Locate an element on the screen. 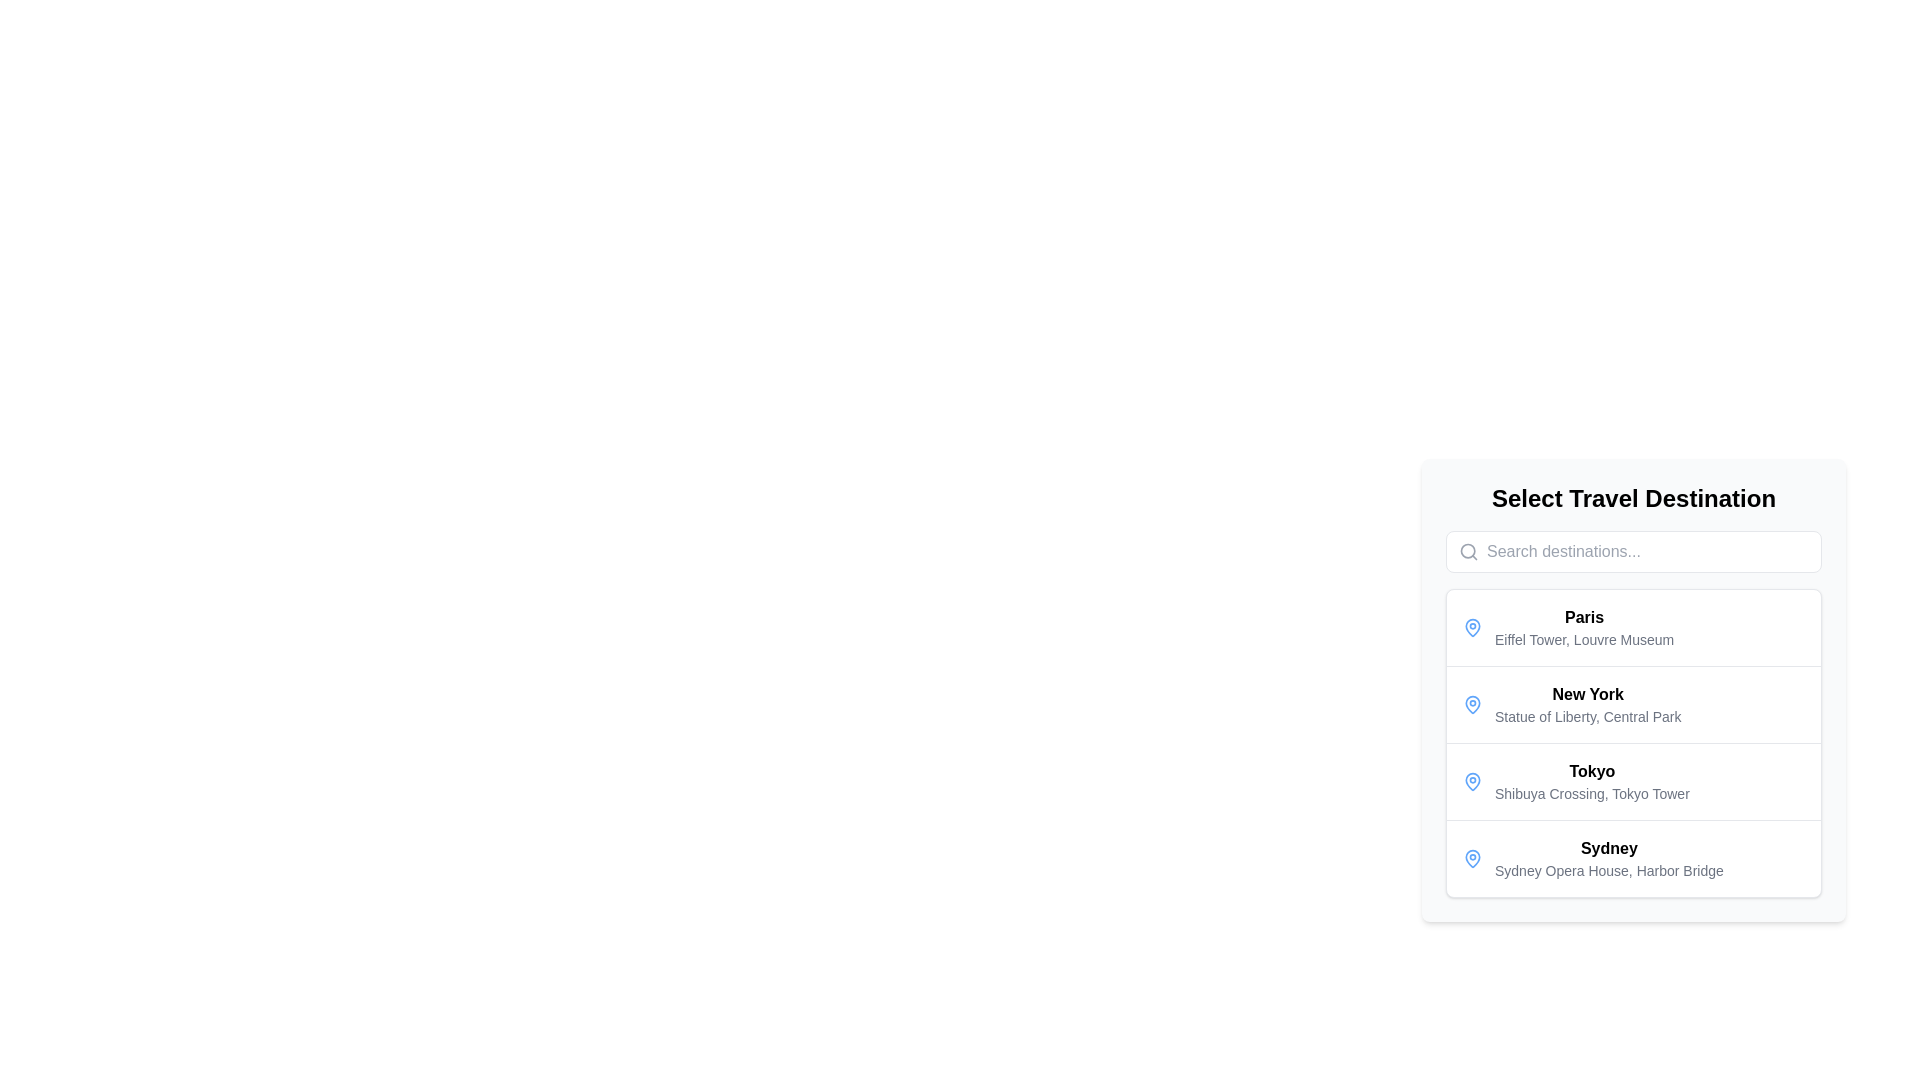  bold-text label displaying 'Paris' located at the top of the Paris entry in the travel destinations list is located at coordinates (1583, 616).